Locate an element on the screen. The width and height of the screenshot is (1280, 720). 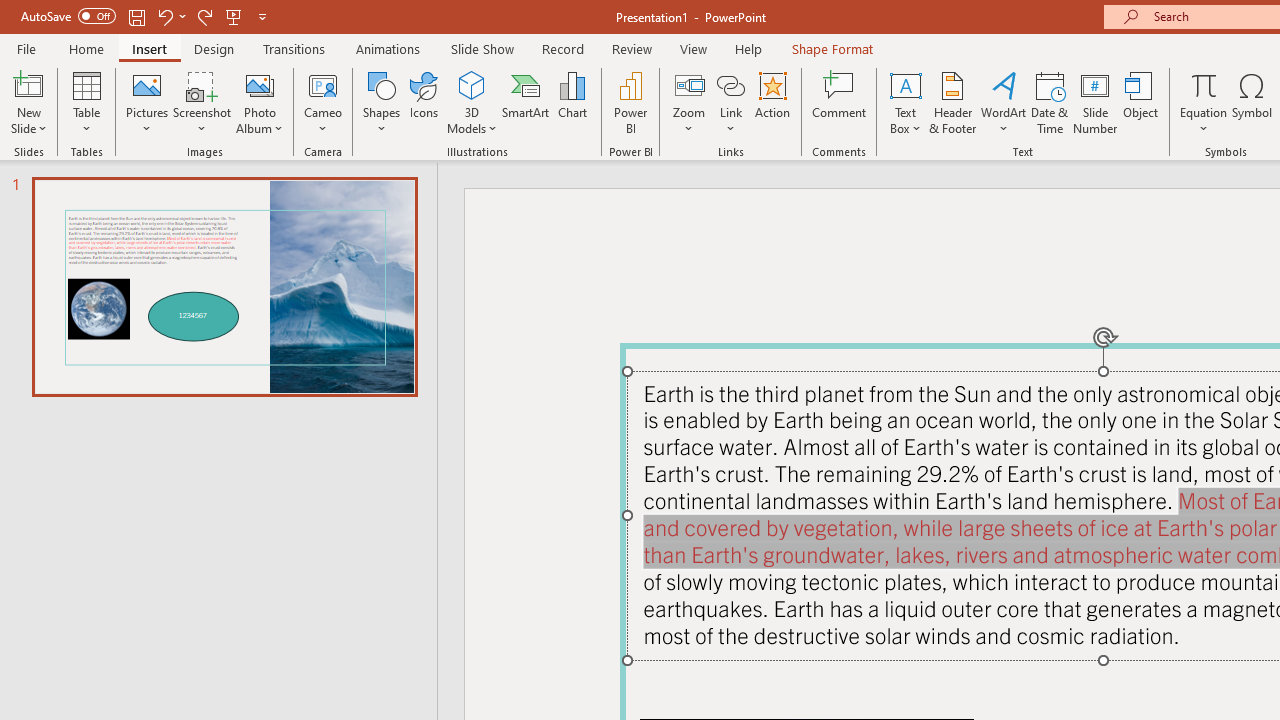
'Header & Footer...' is located at coordinates (951, 103).